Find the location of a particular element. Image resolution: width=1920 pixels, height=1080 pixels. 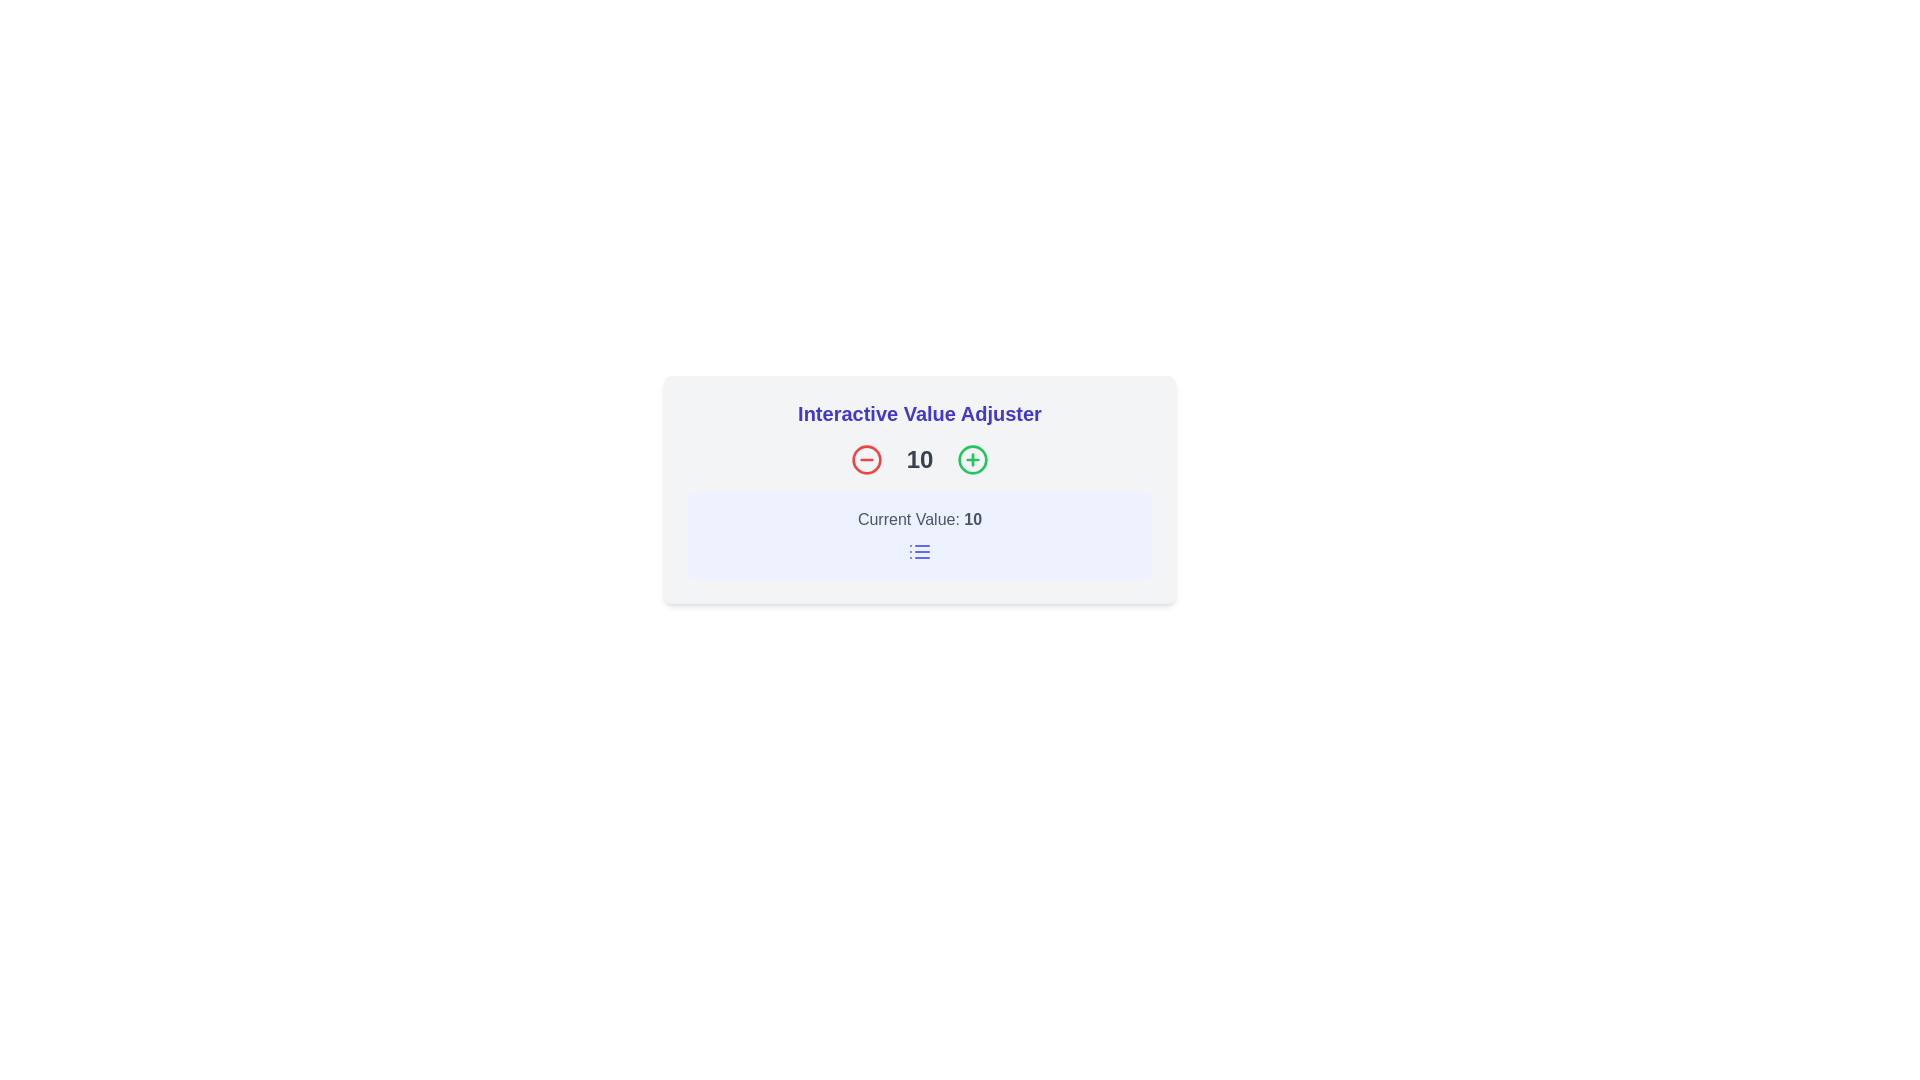

the Value Adjuster Widget, which features a light gray background, bold blue text 'Interactive Value Adjuster', a red minus icon, a green plus icon, and displays the current value '10' is located at coordinates (919, 489).